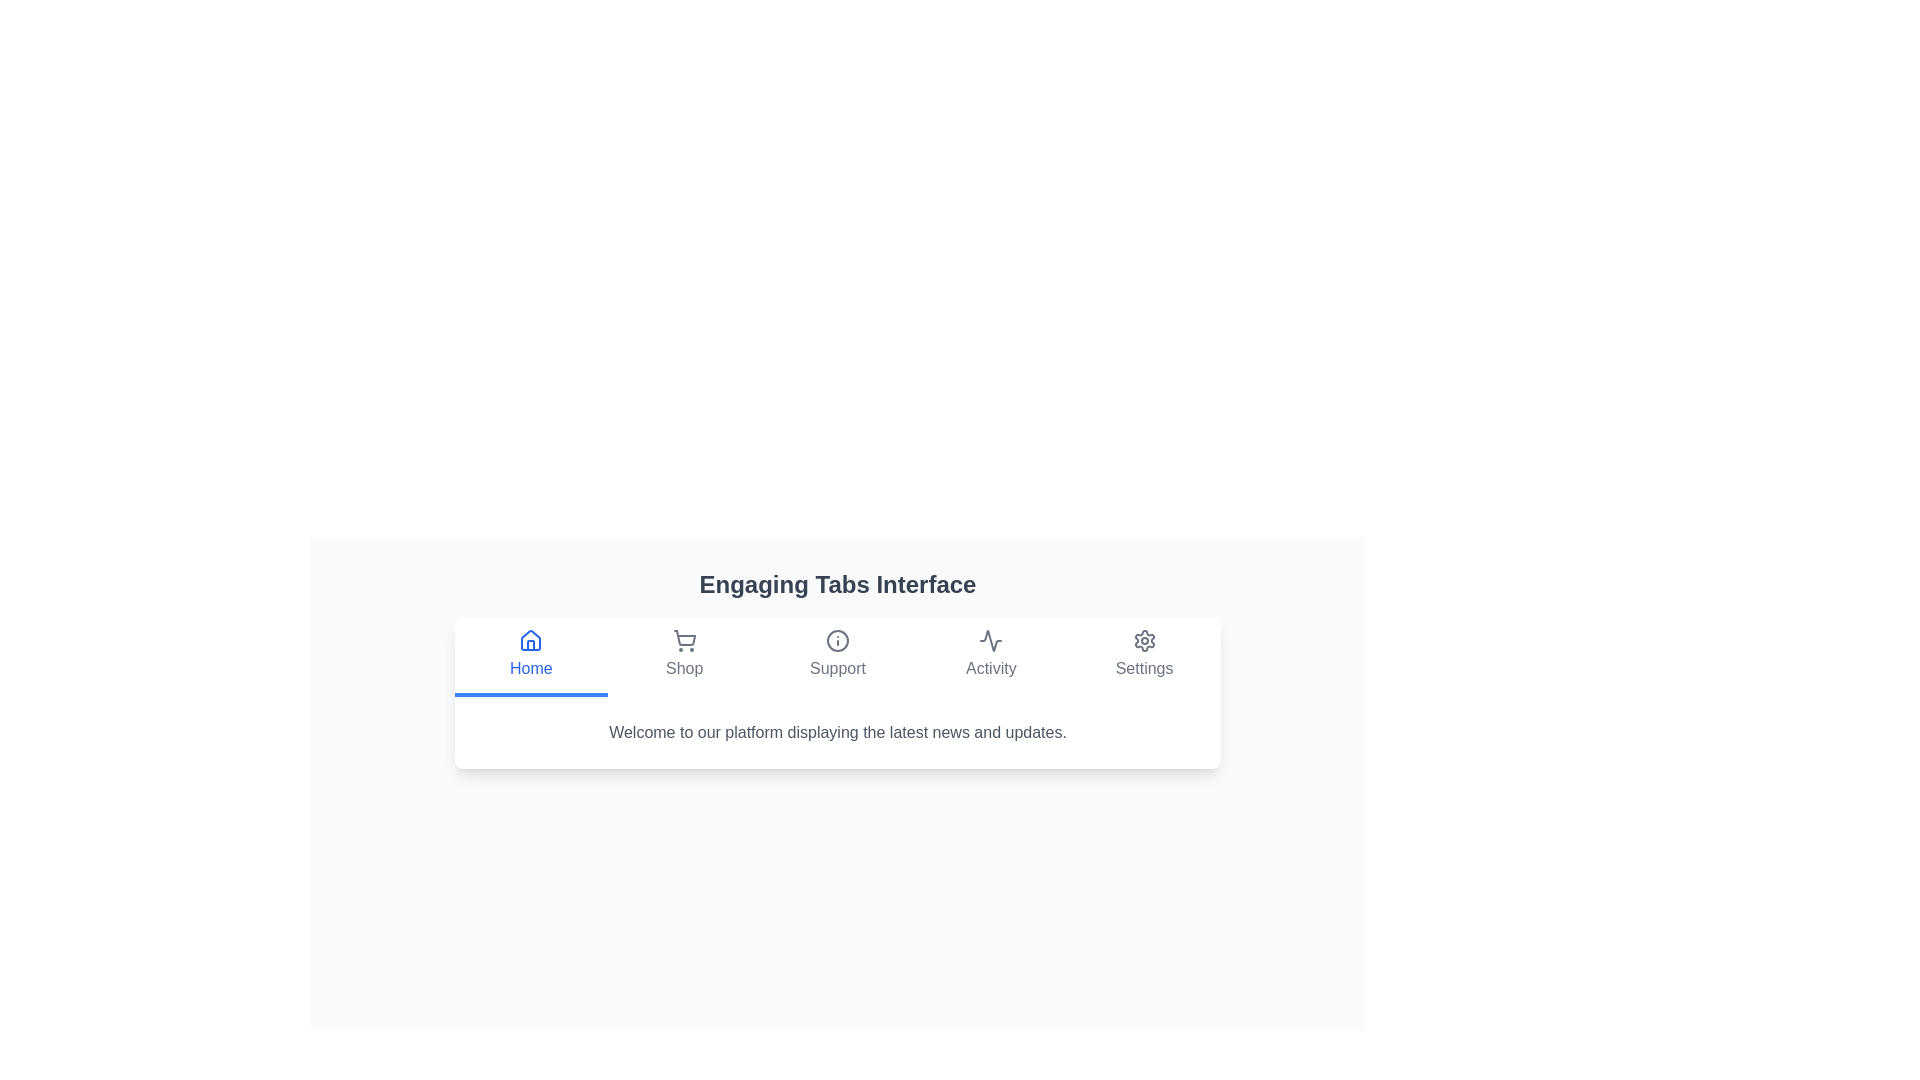  I want to click on the 'Support' text label located centrally in the navigation menu, so click(838, 668).